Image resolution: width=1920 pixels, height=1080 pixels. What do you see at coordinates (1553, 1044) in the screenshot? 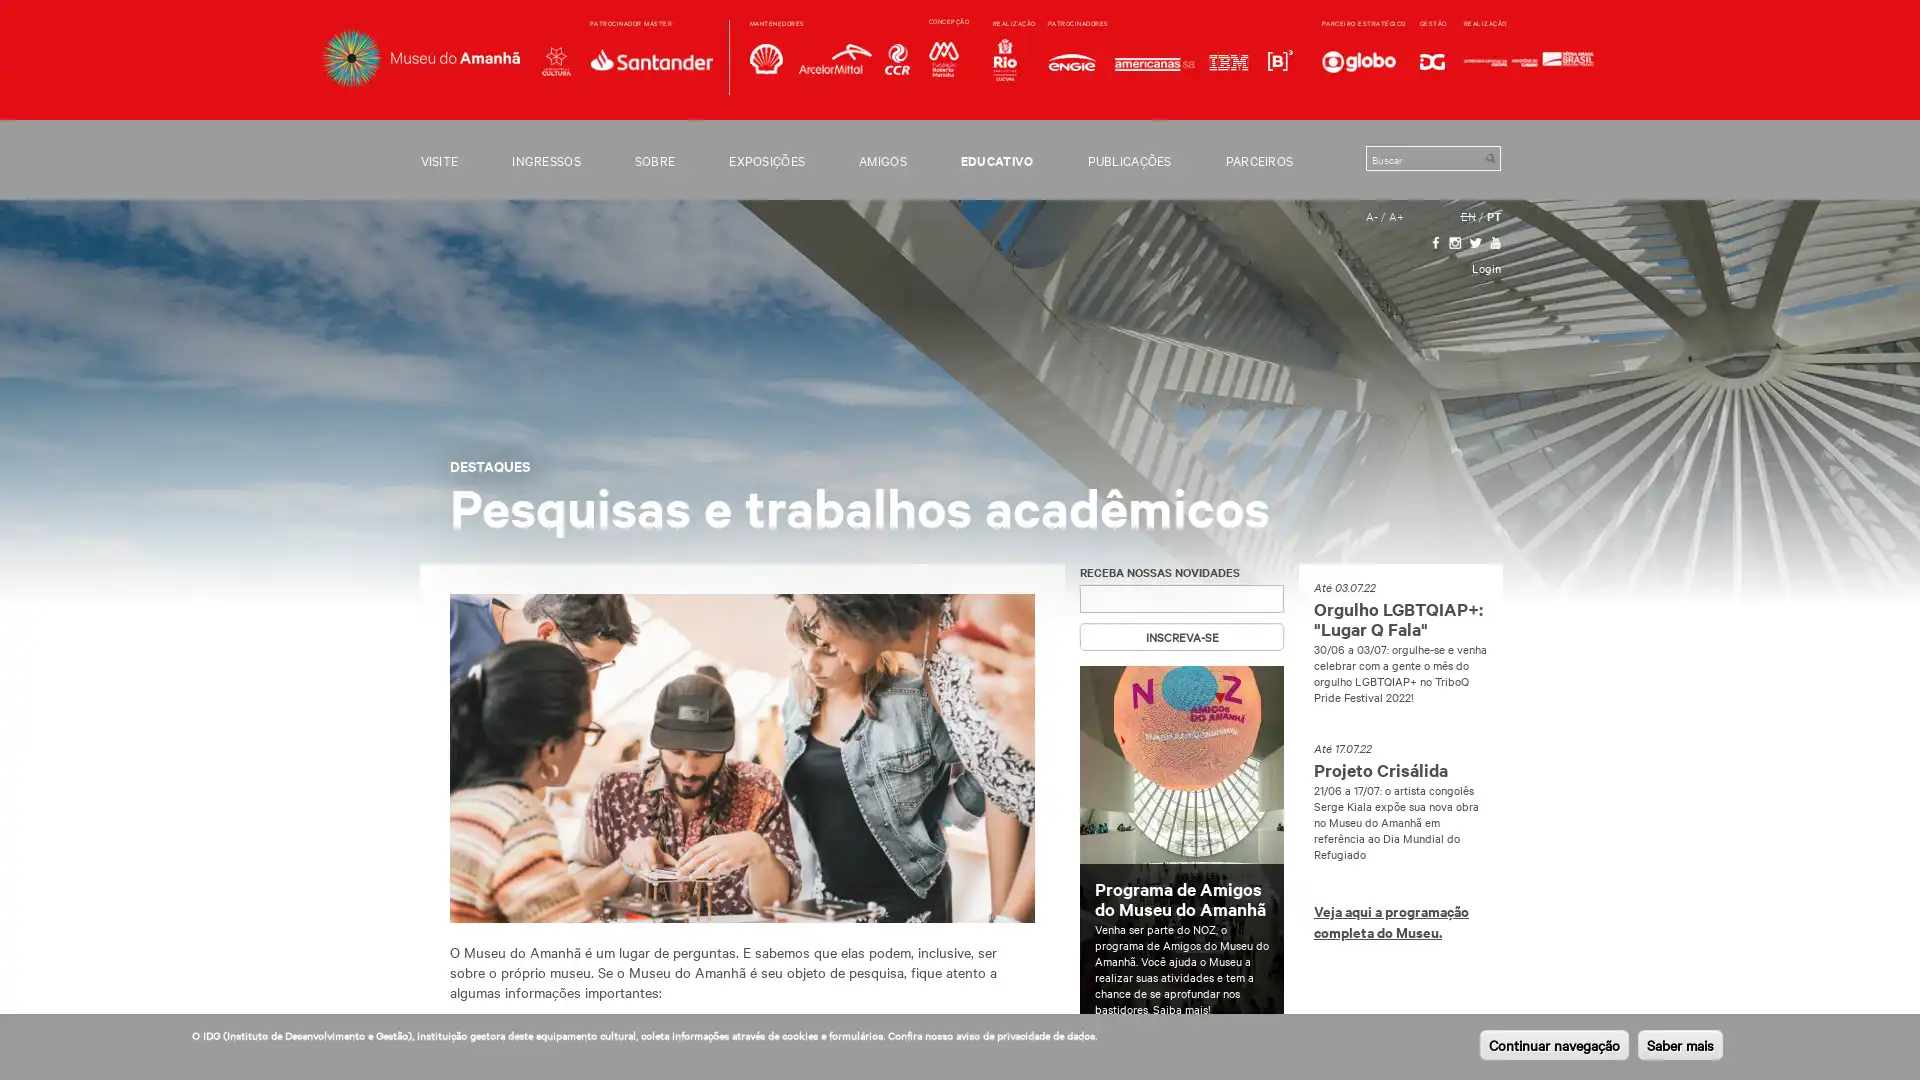
I see `Continuar navegacao` at bounding box center [1553, 1044].